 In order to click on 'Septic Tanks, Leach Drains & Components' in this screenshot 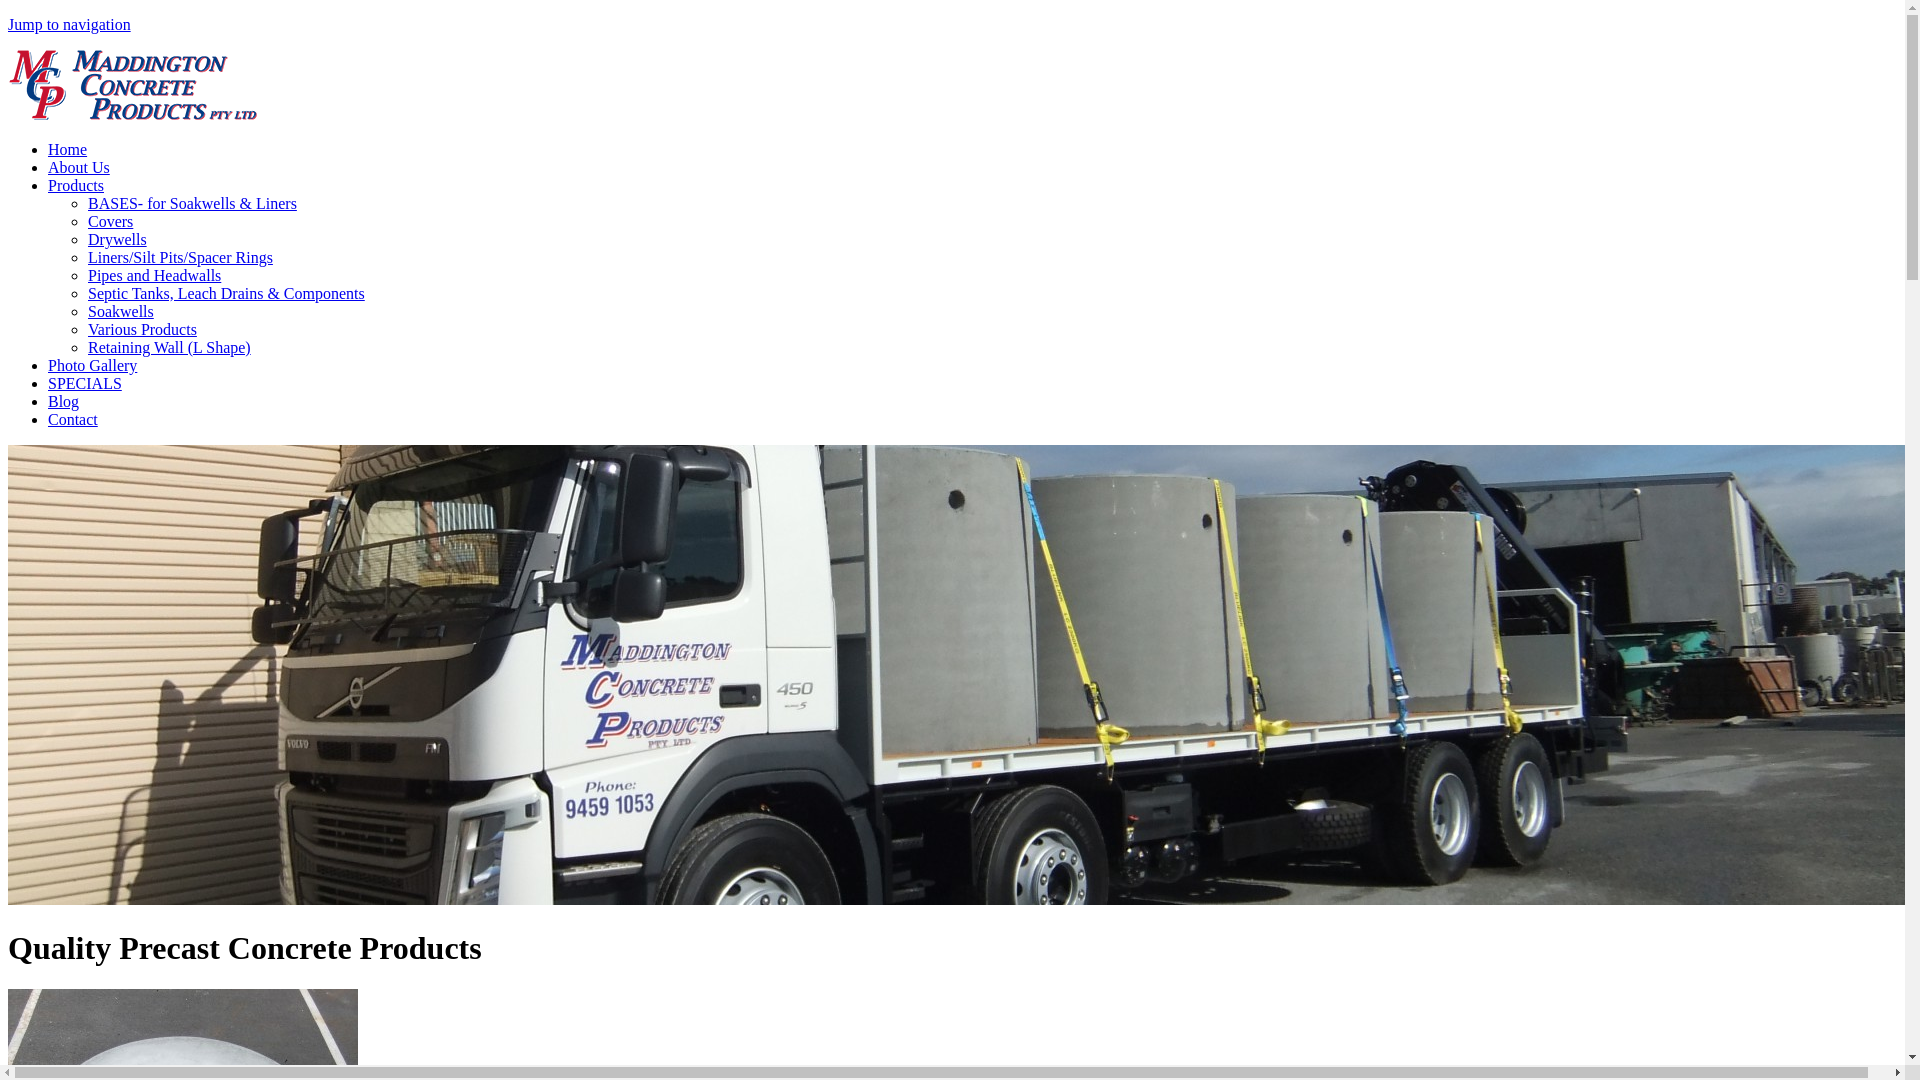, I will do `click(226, 293)`.